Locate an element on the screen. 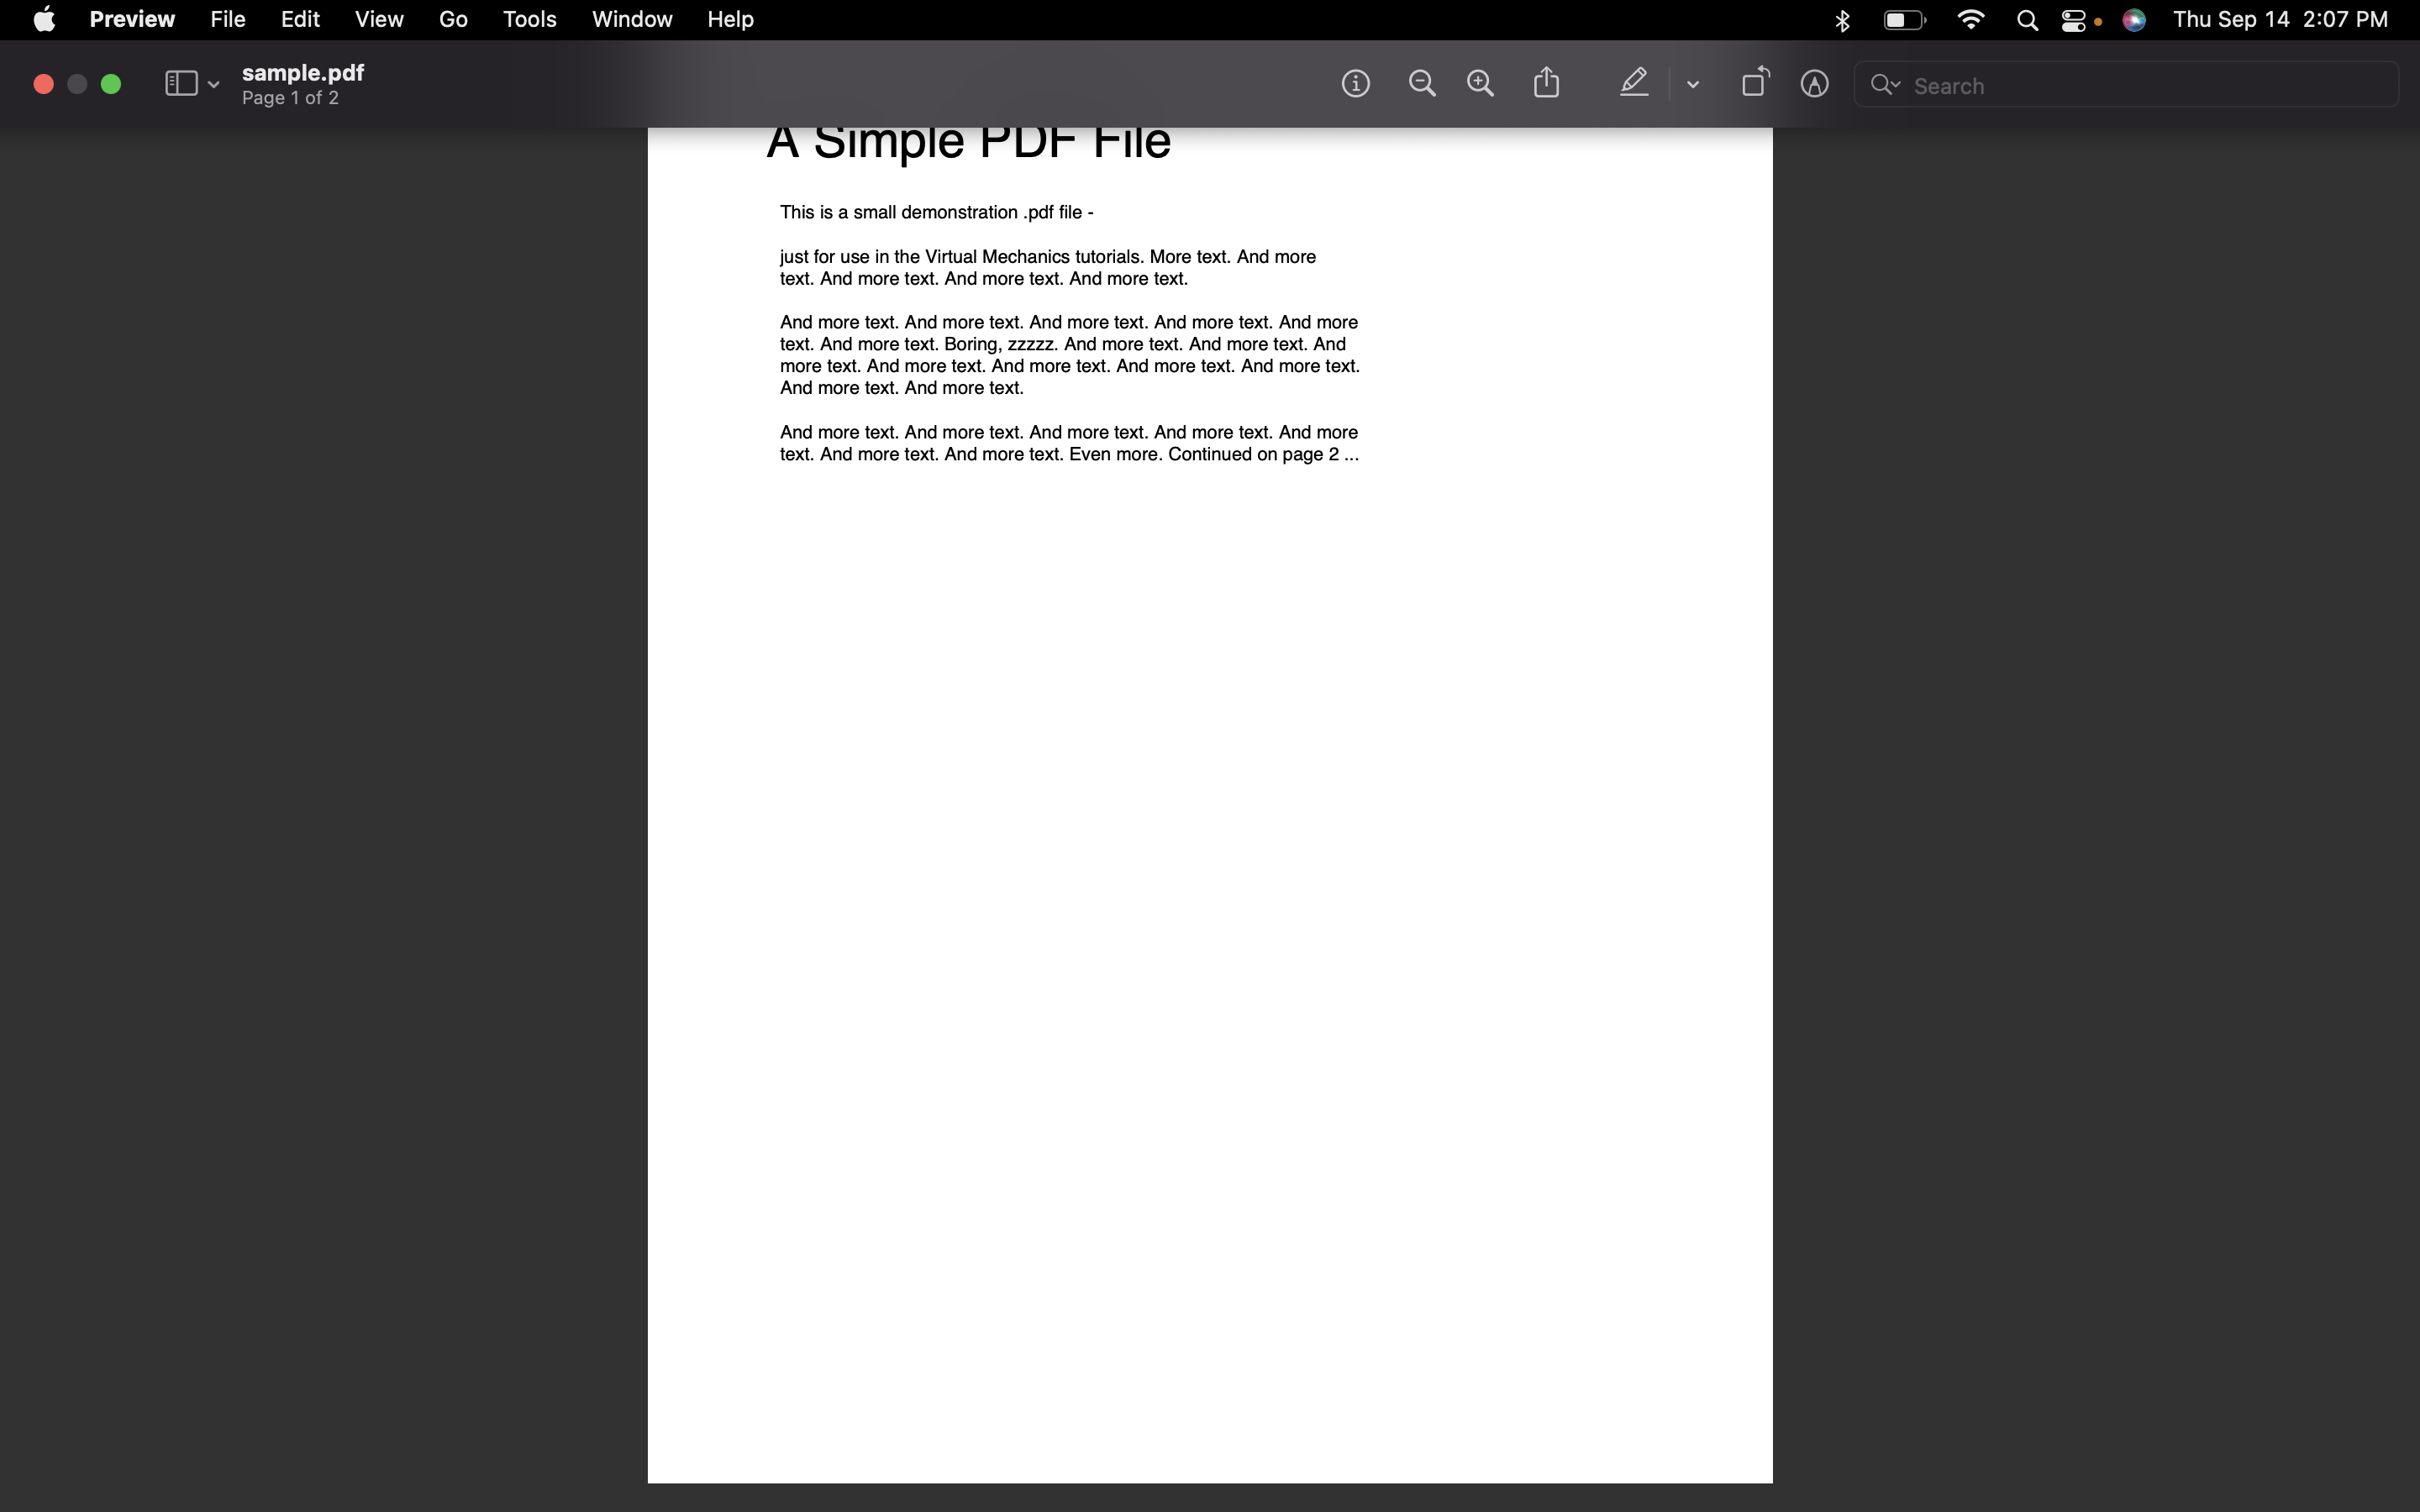 This screenshot has height=1512, width=2420. a novel file is located at coordinates (230, 18).